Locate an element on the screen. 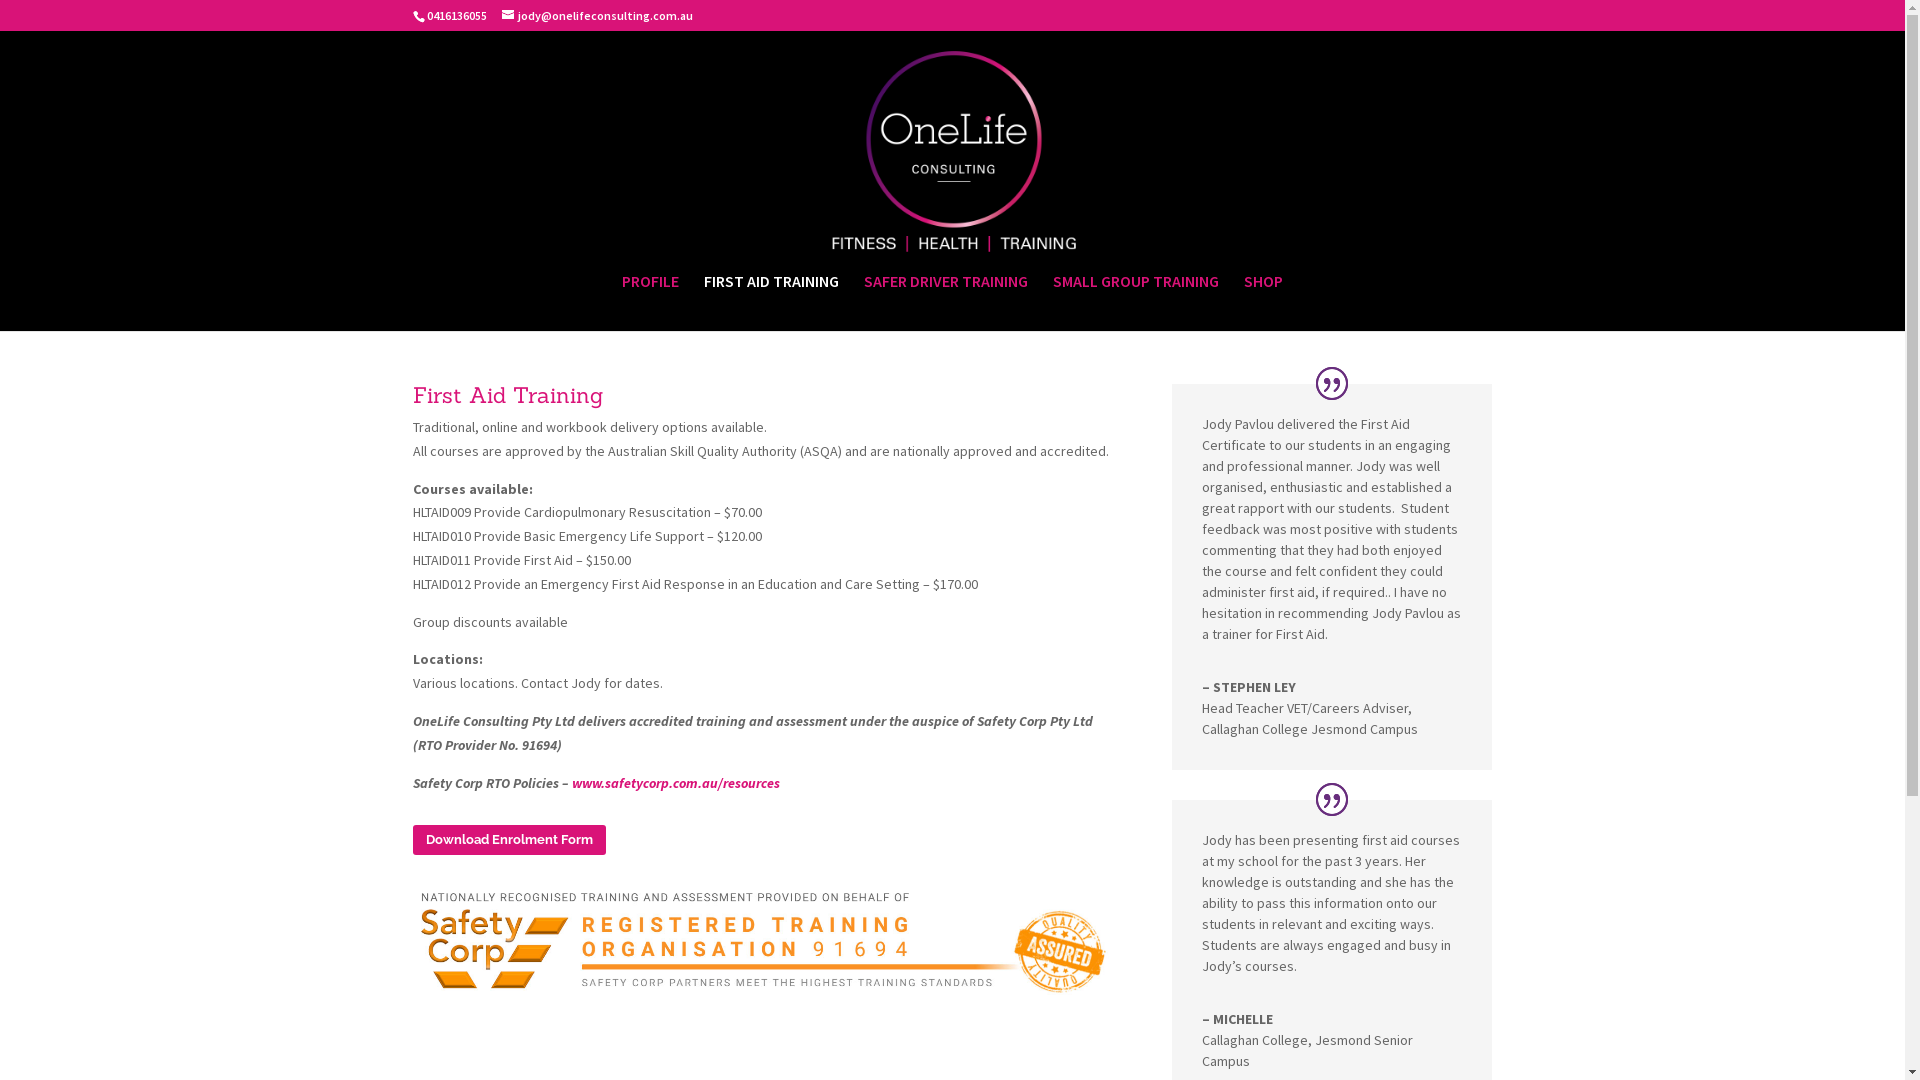  'FIRST AID TRAINING' is located at coordinates (770, 302).